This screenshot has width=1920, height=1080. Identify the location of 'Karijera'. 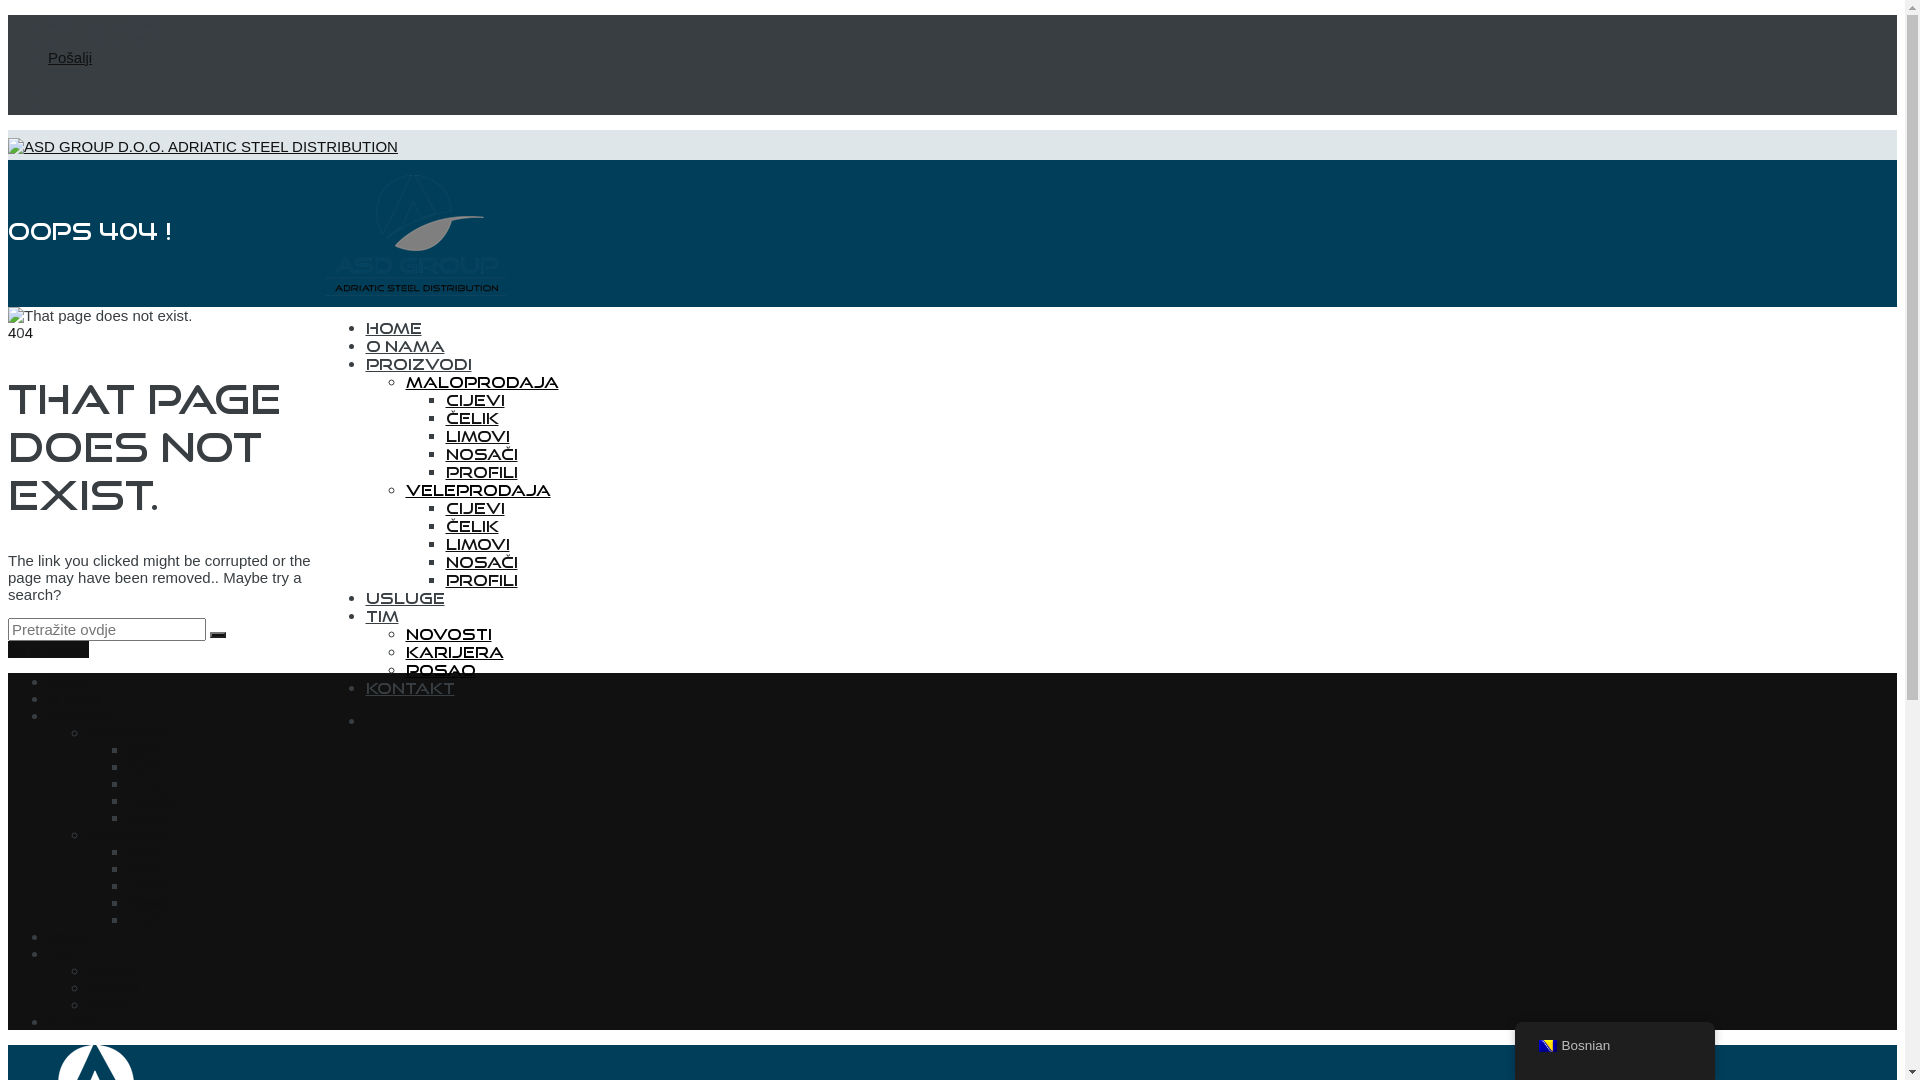
(454, 651).